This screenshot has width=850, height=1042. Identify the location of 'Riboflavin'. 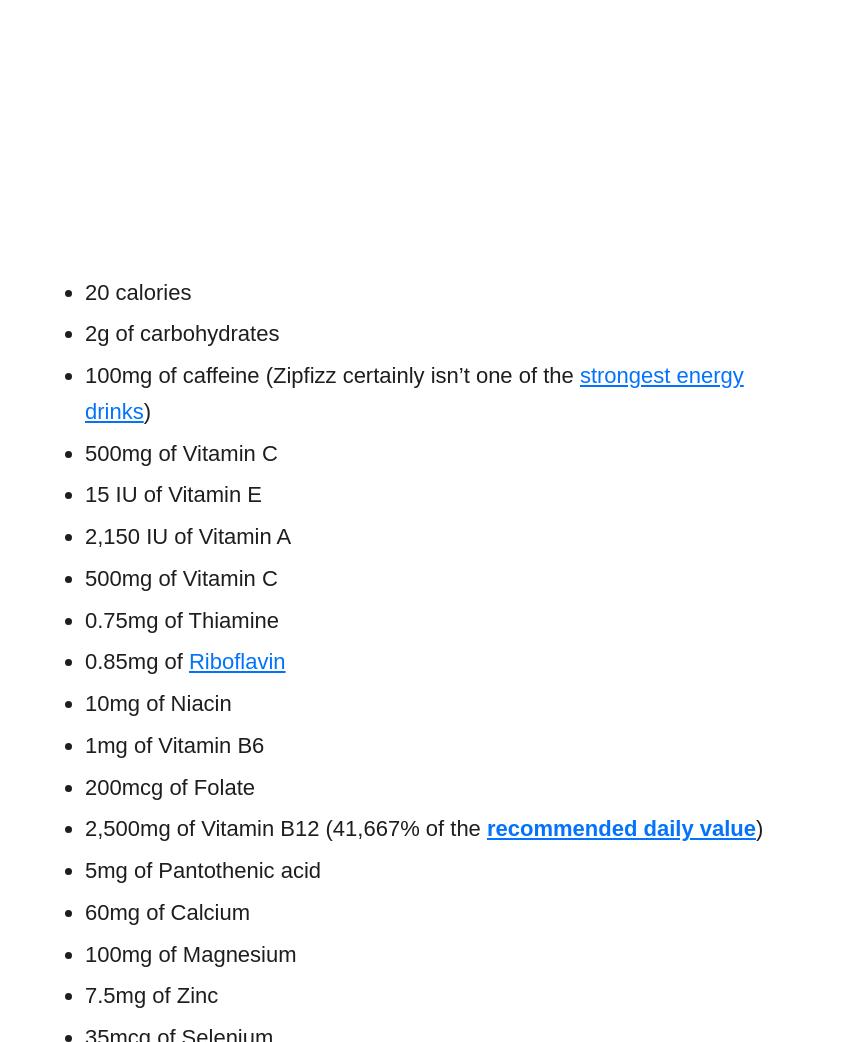
(187, 661).